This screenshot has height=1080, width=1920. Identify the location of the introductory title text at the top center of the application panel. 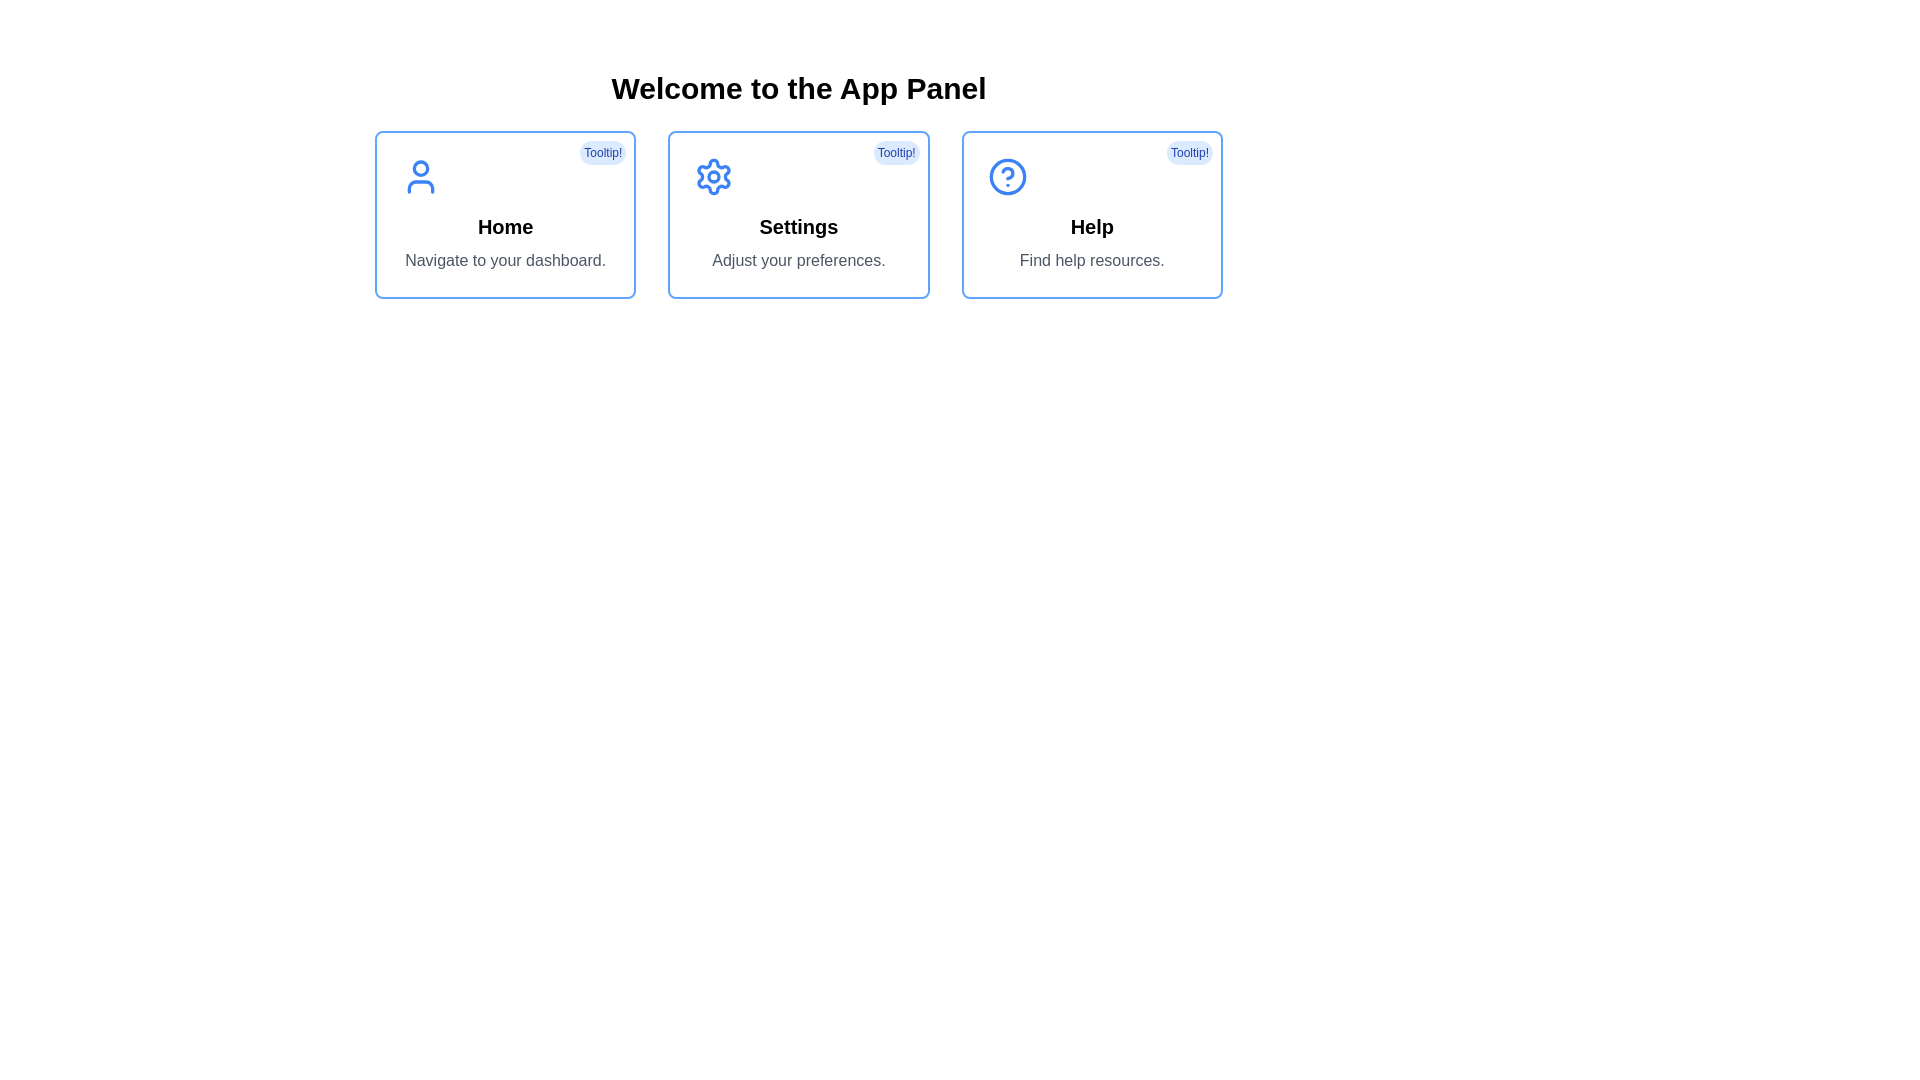
(797, 87).